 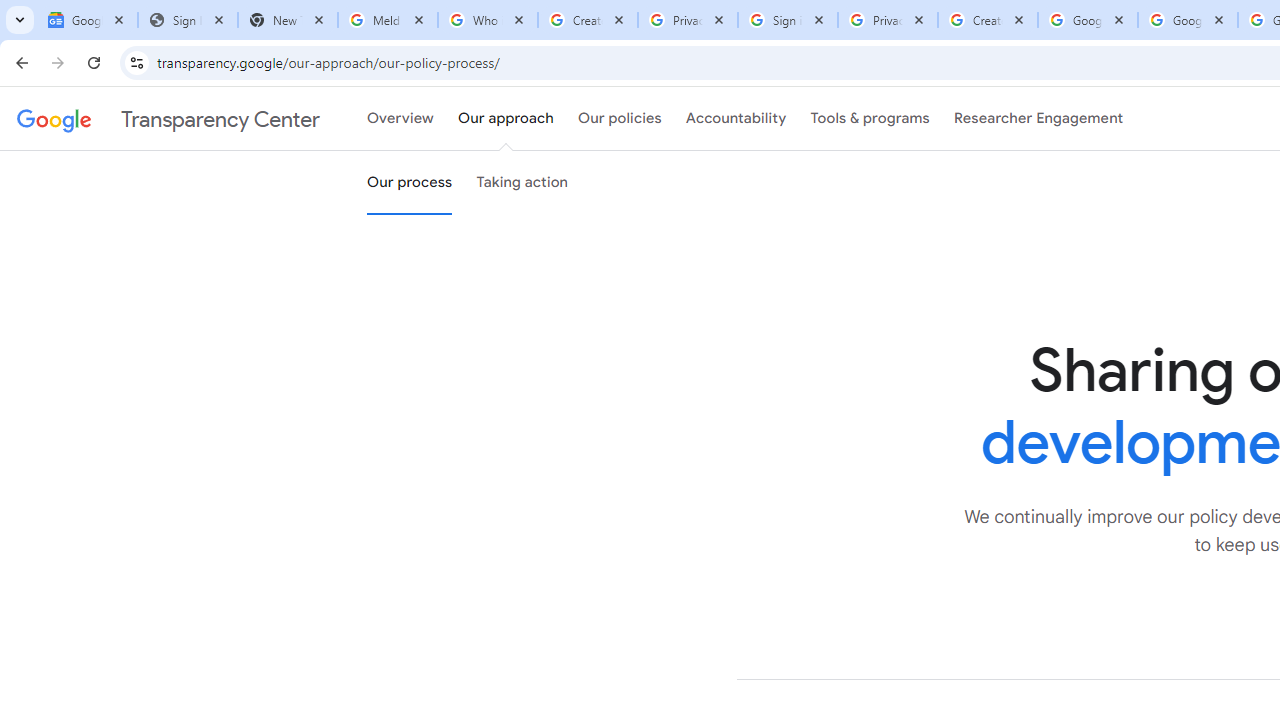 What do you see at coordinates (869, 119) in the screenshot?
I see `'Tools & programs'` at bounding box center [869, 119].